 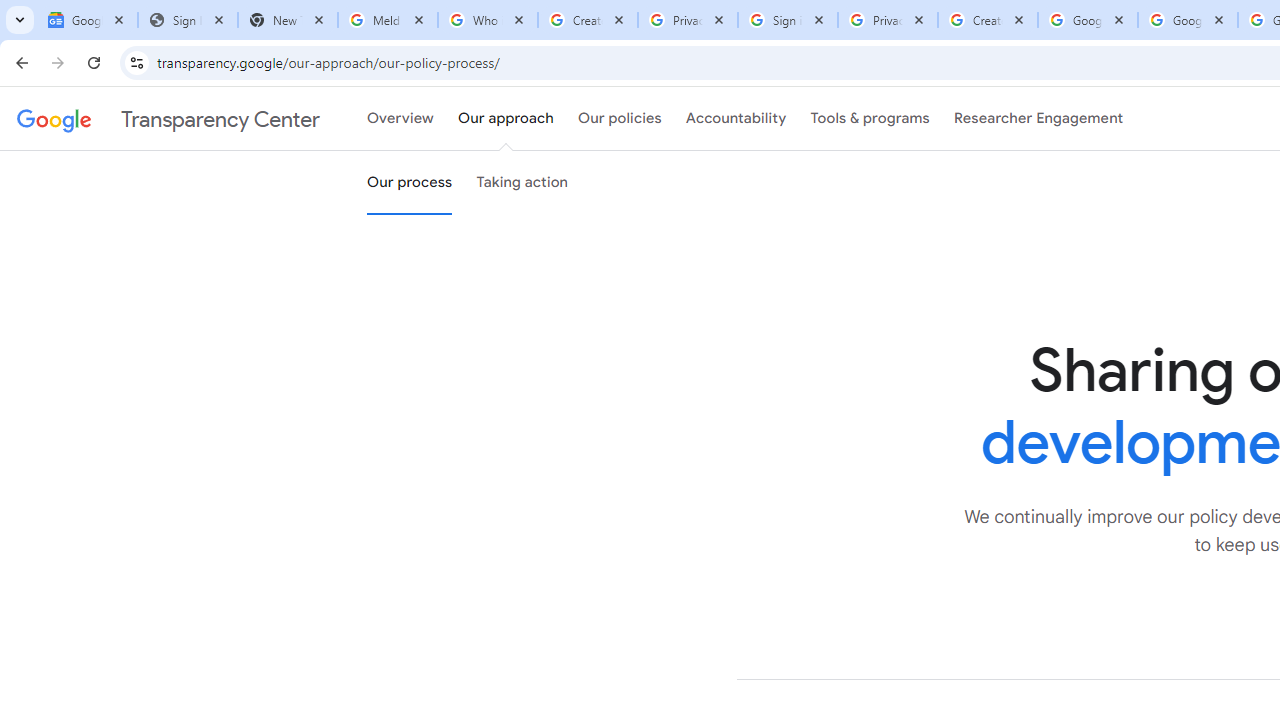 What do you see at coordinates (869, 119) in the screenshot?
I see `'Tools & programs'` at bounding box center [869, 119].